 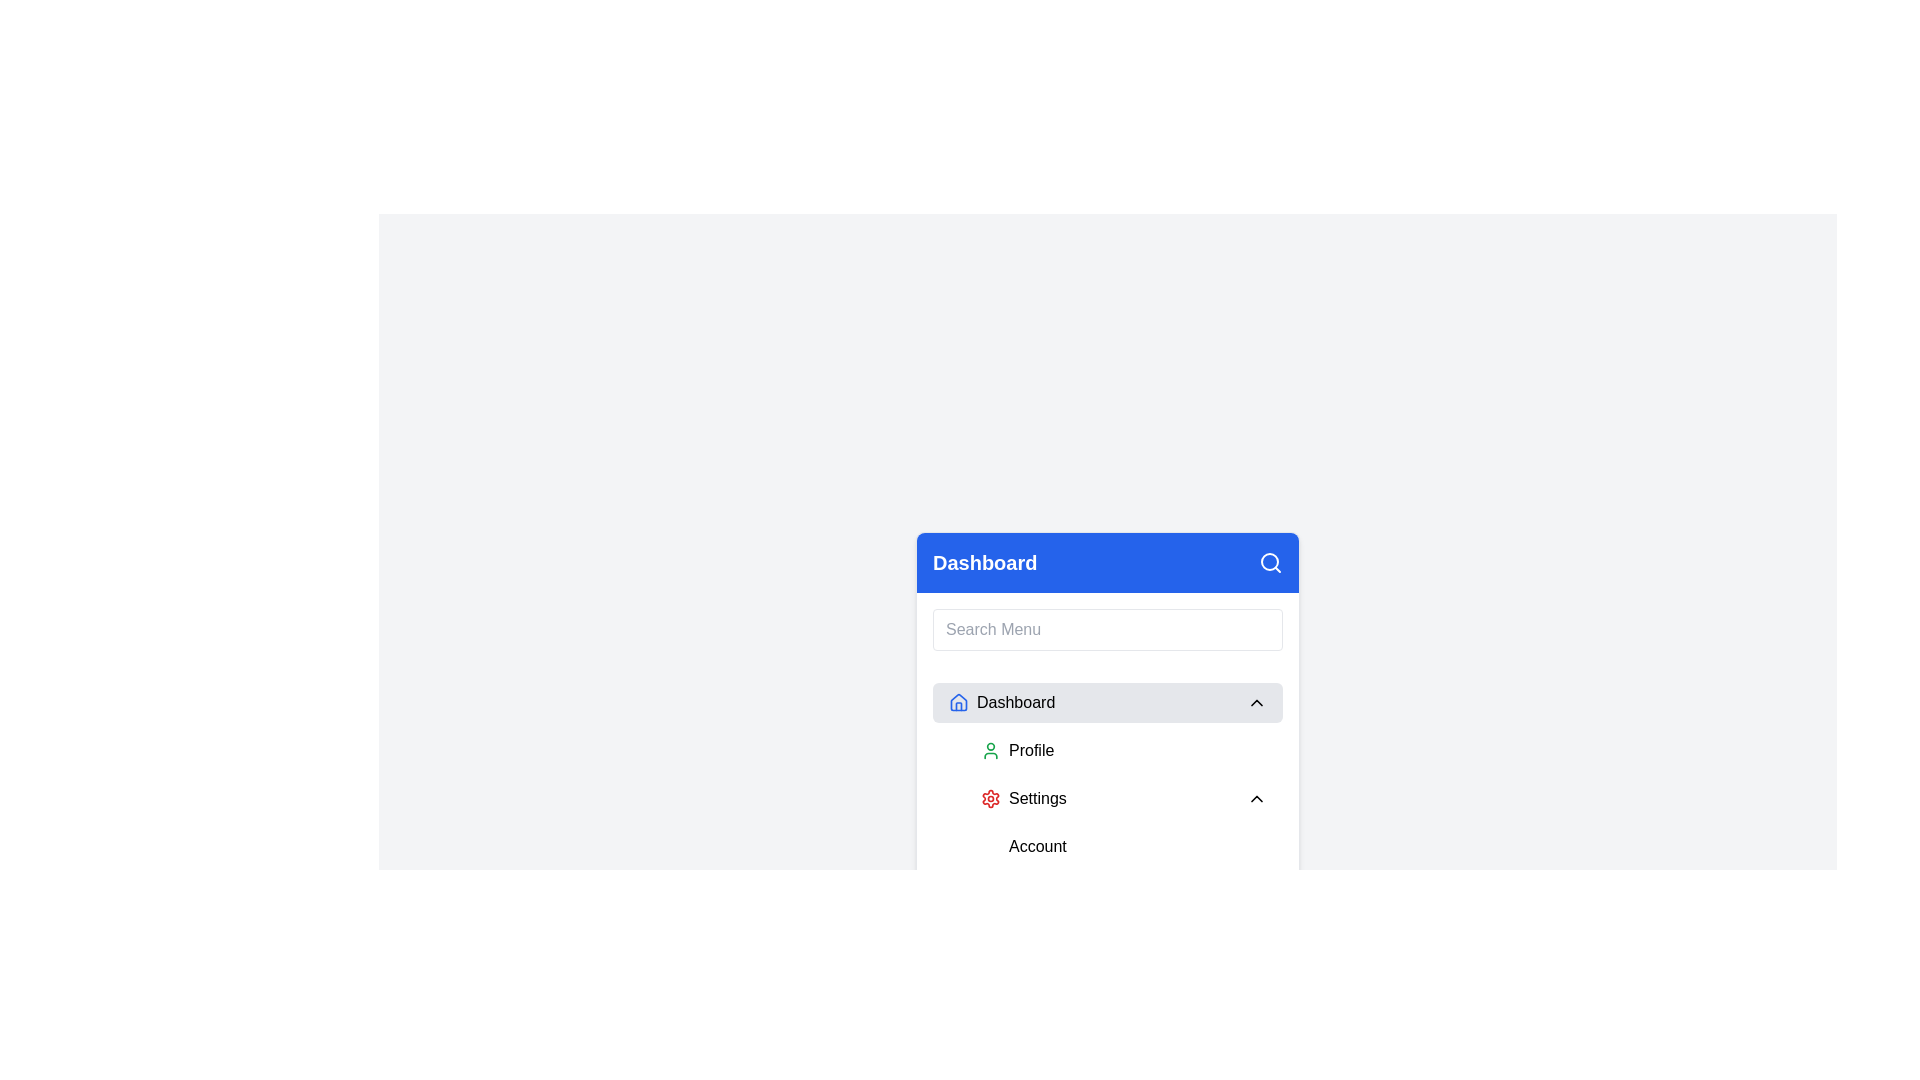 What do you see at coordinates (990, 797) in the screenshot?
I see `the red gear wheel SVG icon located to the left of the 'Settings' text label in the sidebar` at bounding box center [990, 797].